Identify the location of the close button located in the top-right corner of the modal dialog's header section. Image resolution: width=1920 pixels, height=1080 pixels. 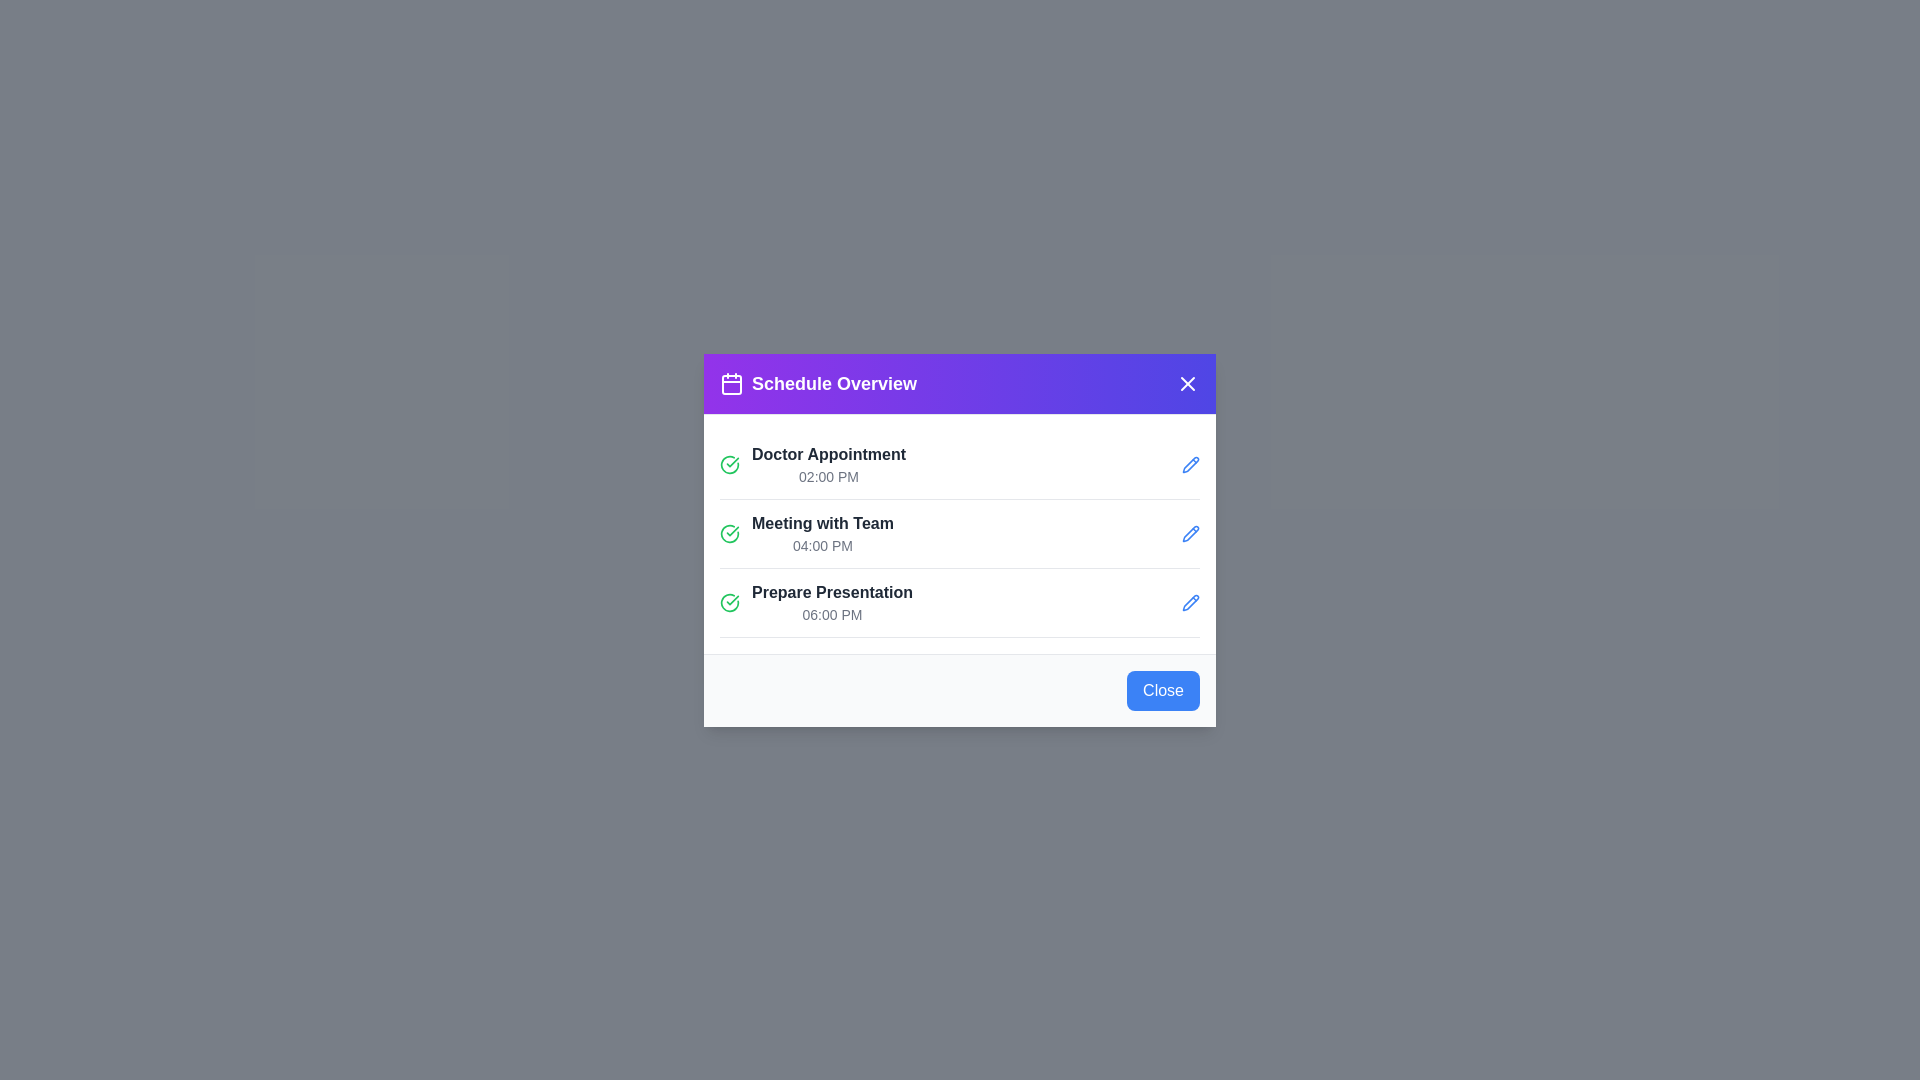
(1188, 383).